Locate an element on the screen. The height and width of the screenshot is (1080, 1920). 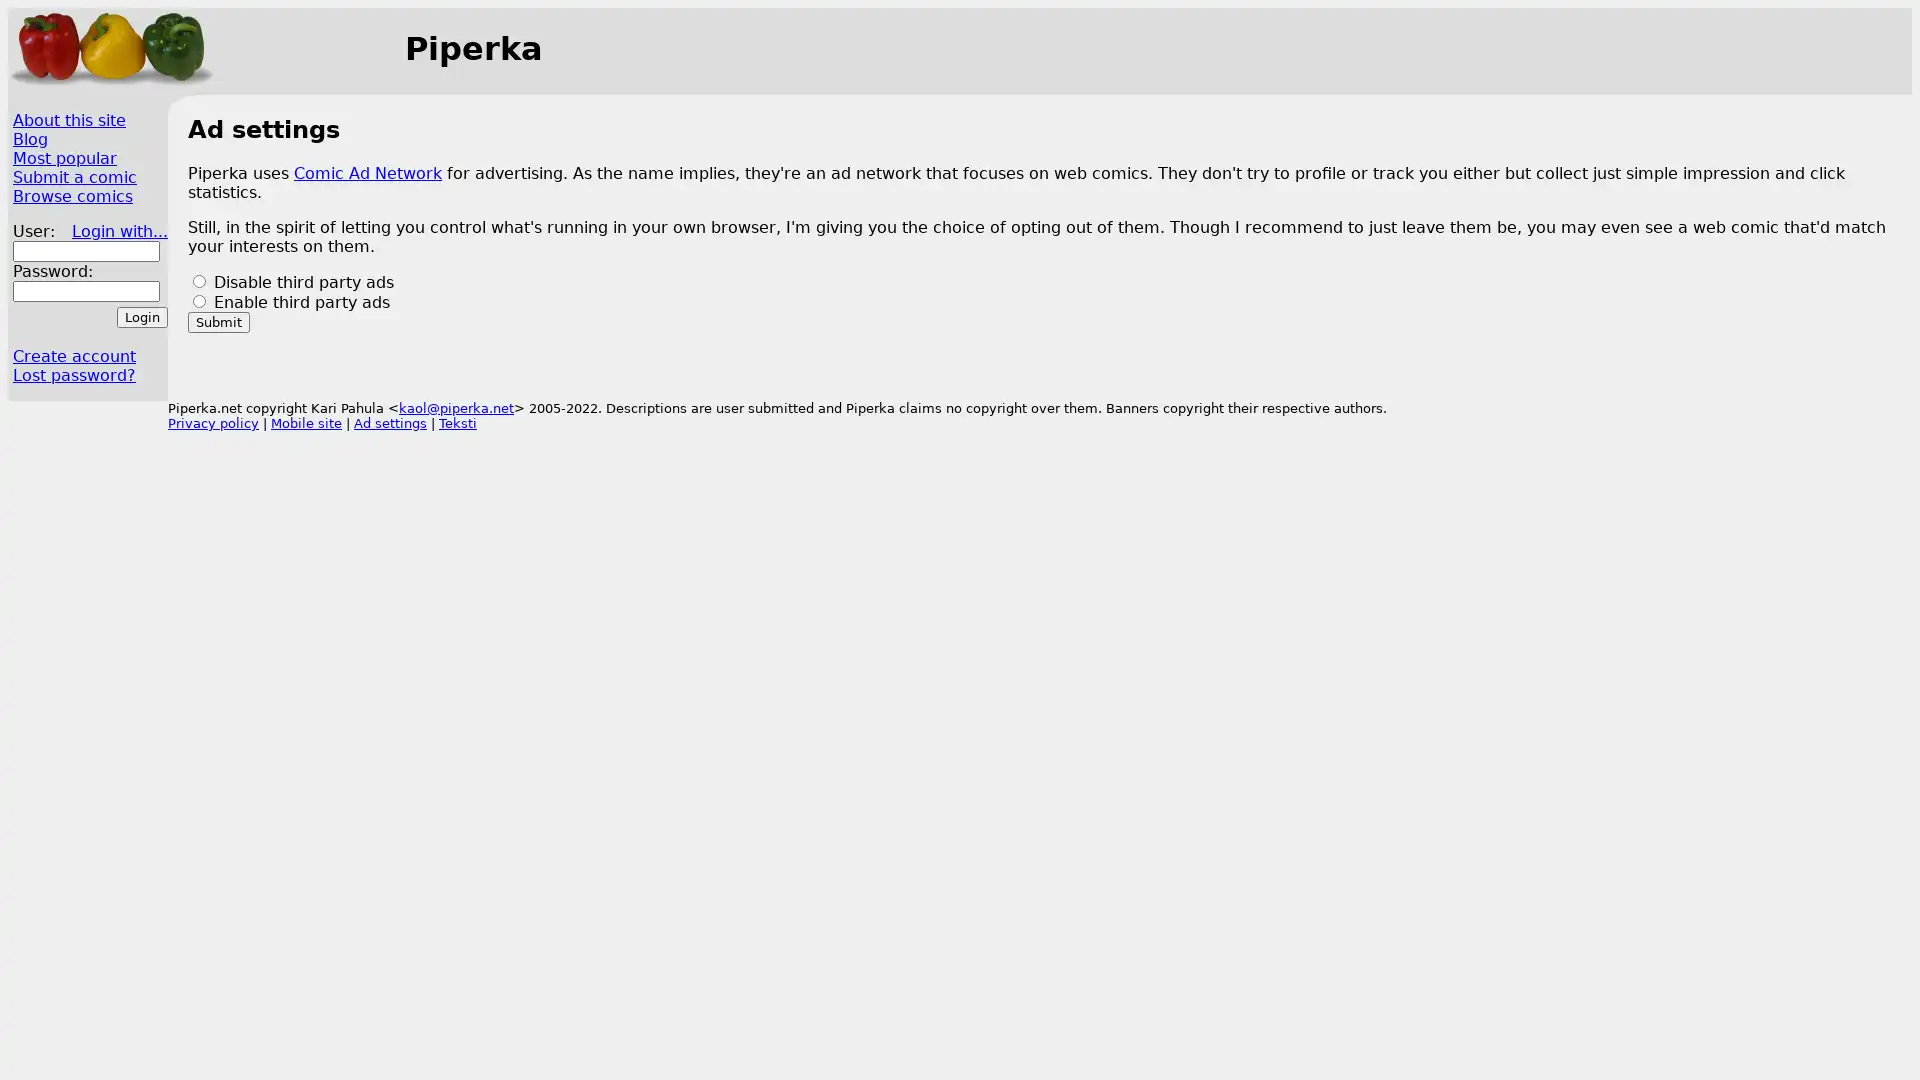
Login is located at coordinates (141, 316).